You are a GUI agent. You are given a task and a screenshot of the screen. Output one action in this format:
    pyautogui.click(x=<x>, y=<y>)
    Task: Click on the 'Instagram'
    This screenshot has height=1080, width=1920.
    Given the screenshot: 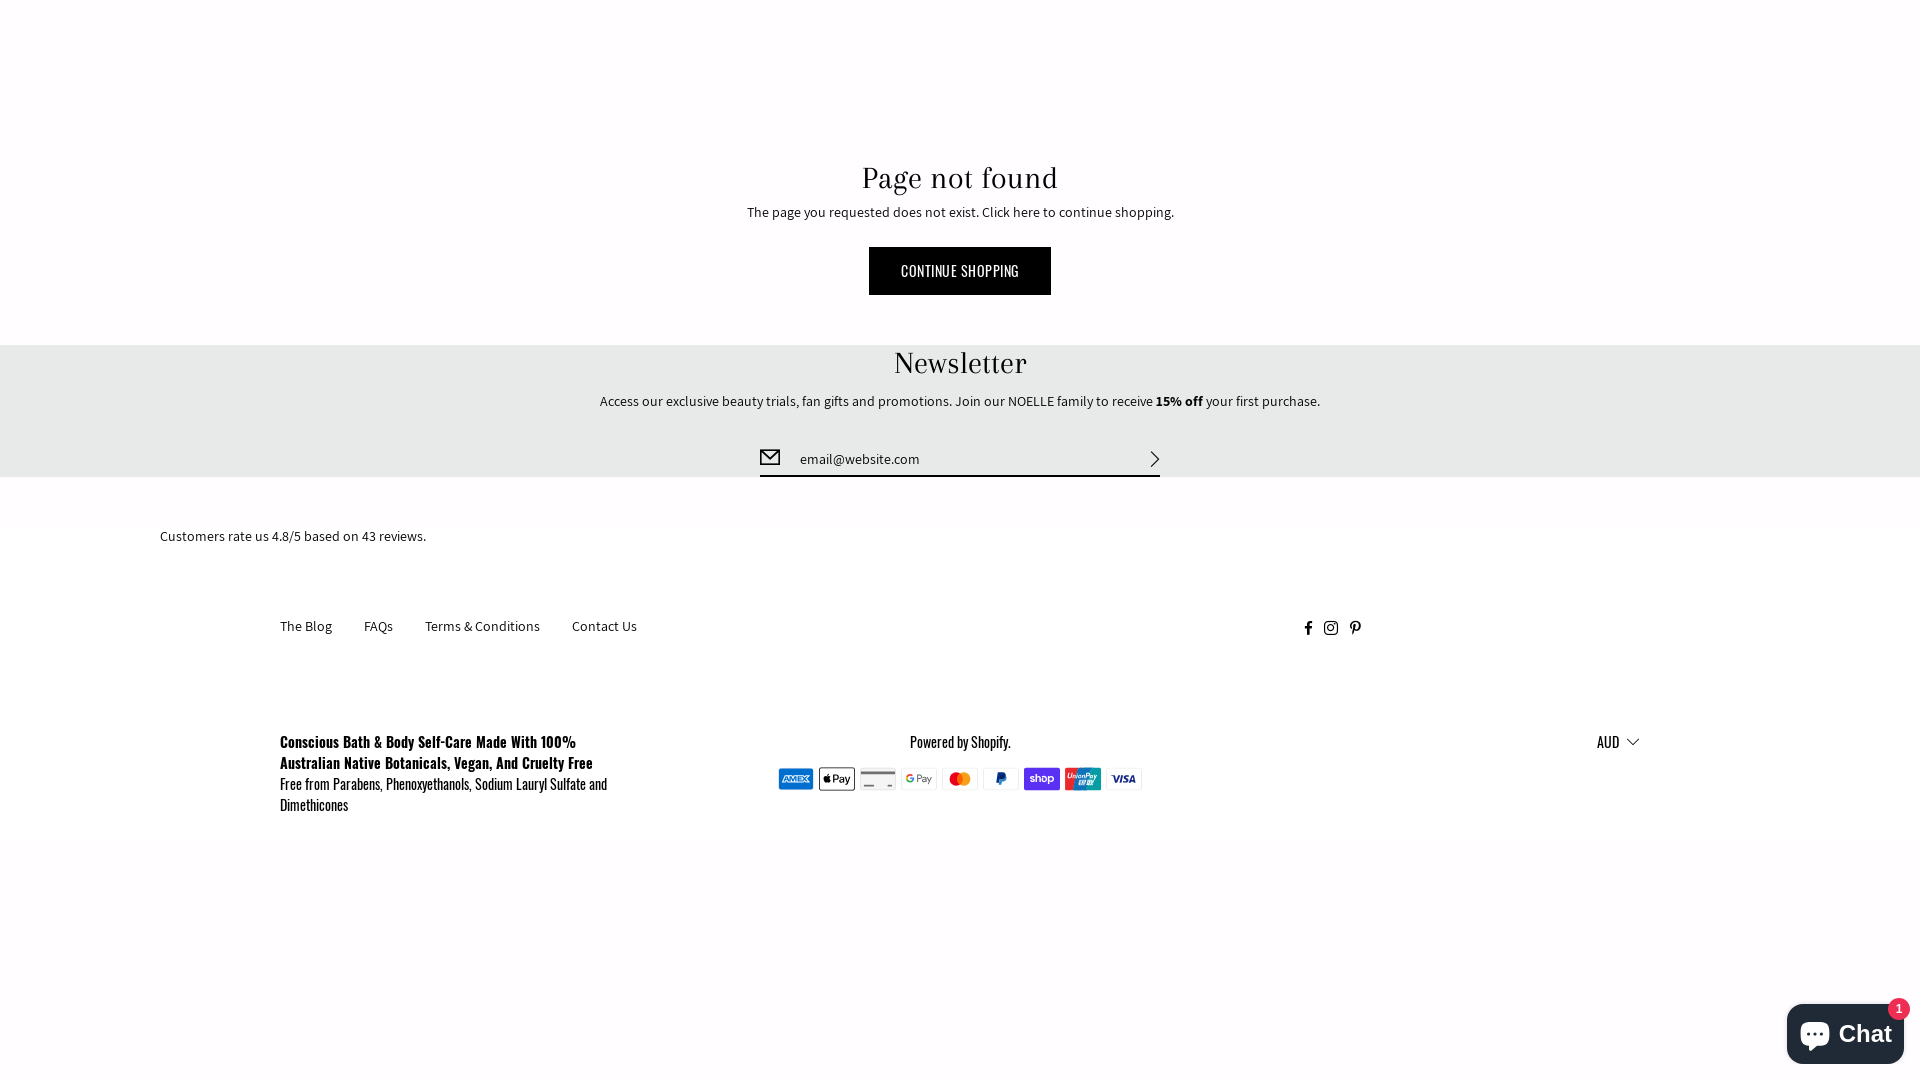 What is the action you would take?
    pyautogui.click(x=1330, y=624)
    